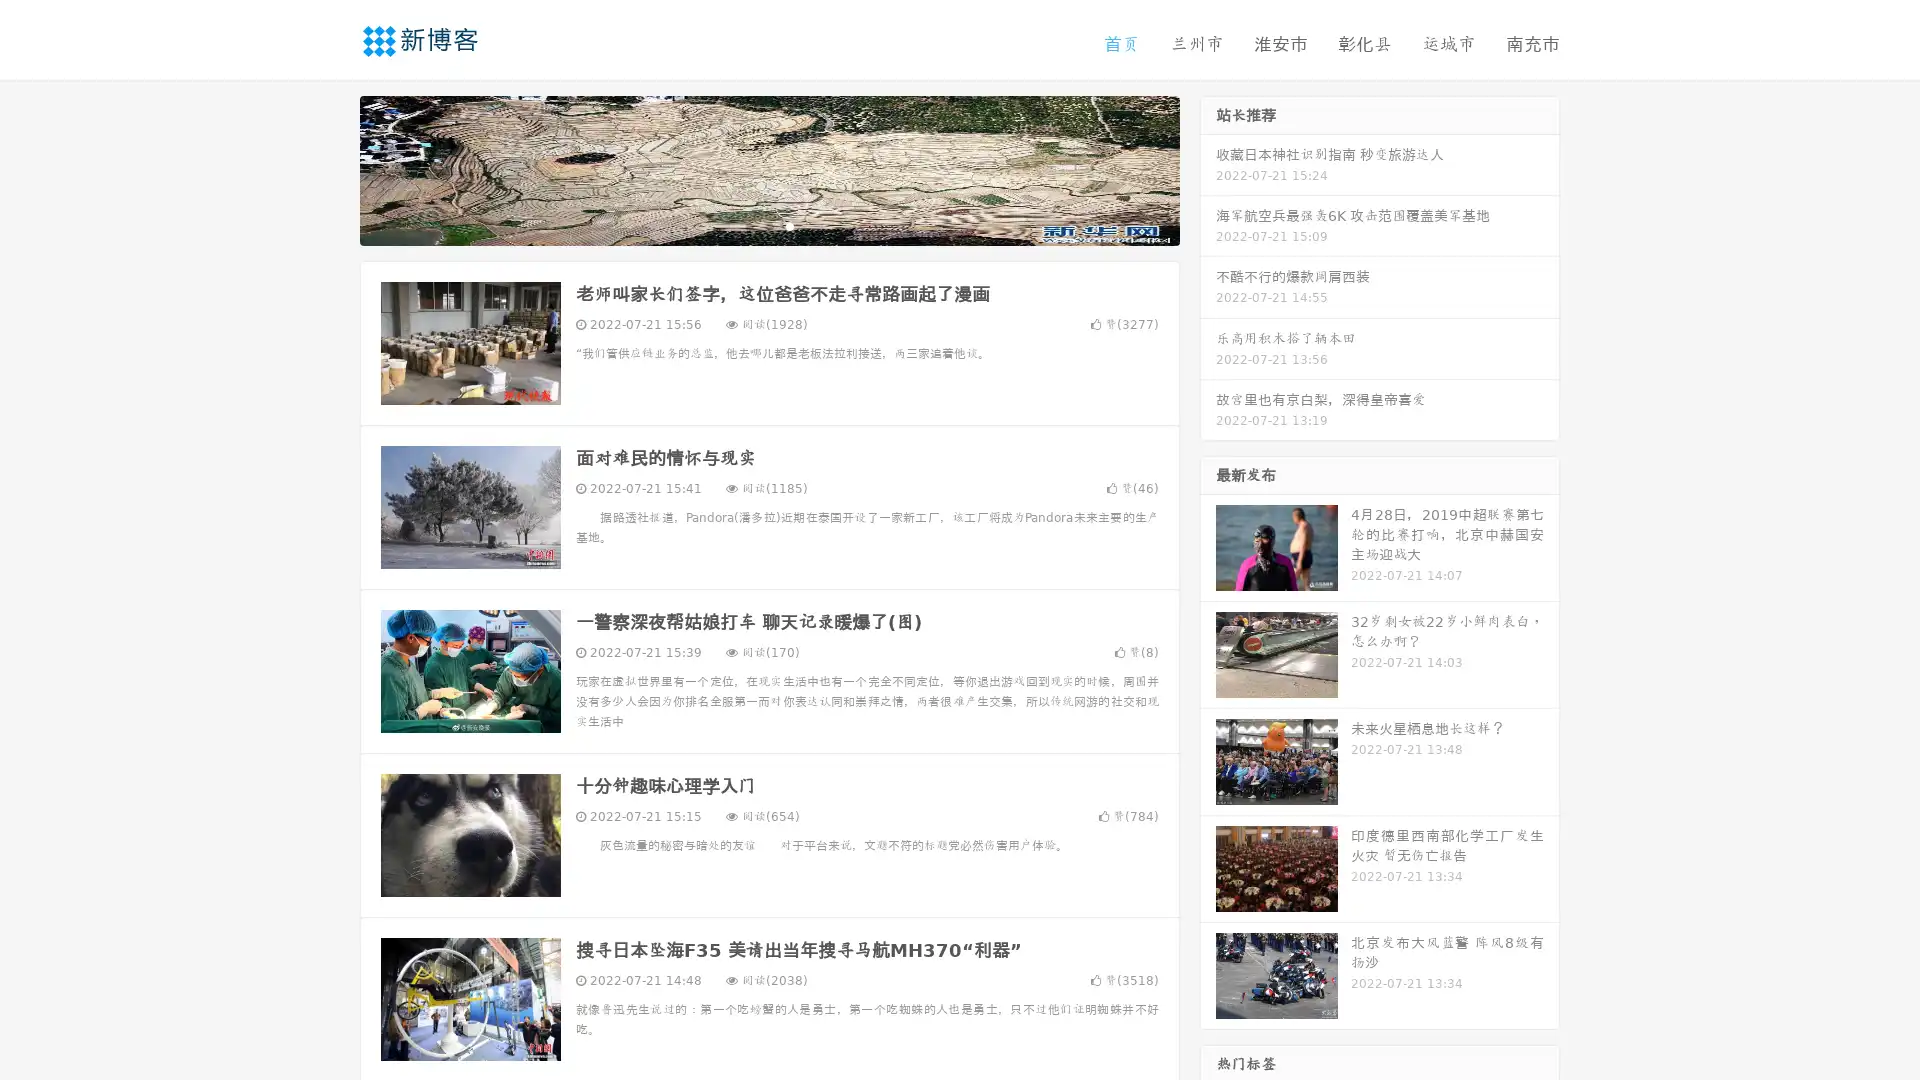 Image resolution: width=1920 pixels, height=1080 pixels. Describe the element at coordinates (748, 225) in the screenshot. I see `Go to slide 1` at that location.